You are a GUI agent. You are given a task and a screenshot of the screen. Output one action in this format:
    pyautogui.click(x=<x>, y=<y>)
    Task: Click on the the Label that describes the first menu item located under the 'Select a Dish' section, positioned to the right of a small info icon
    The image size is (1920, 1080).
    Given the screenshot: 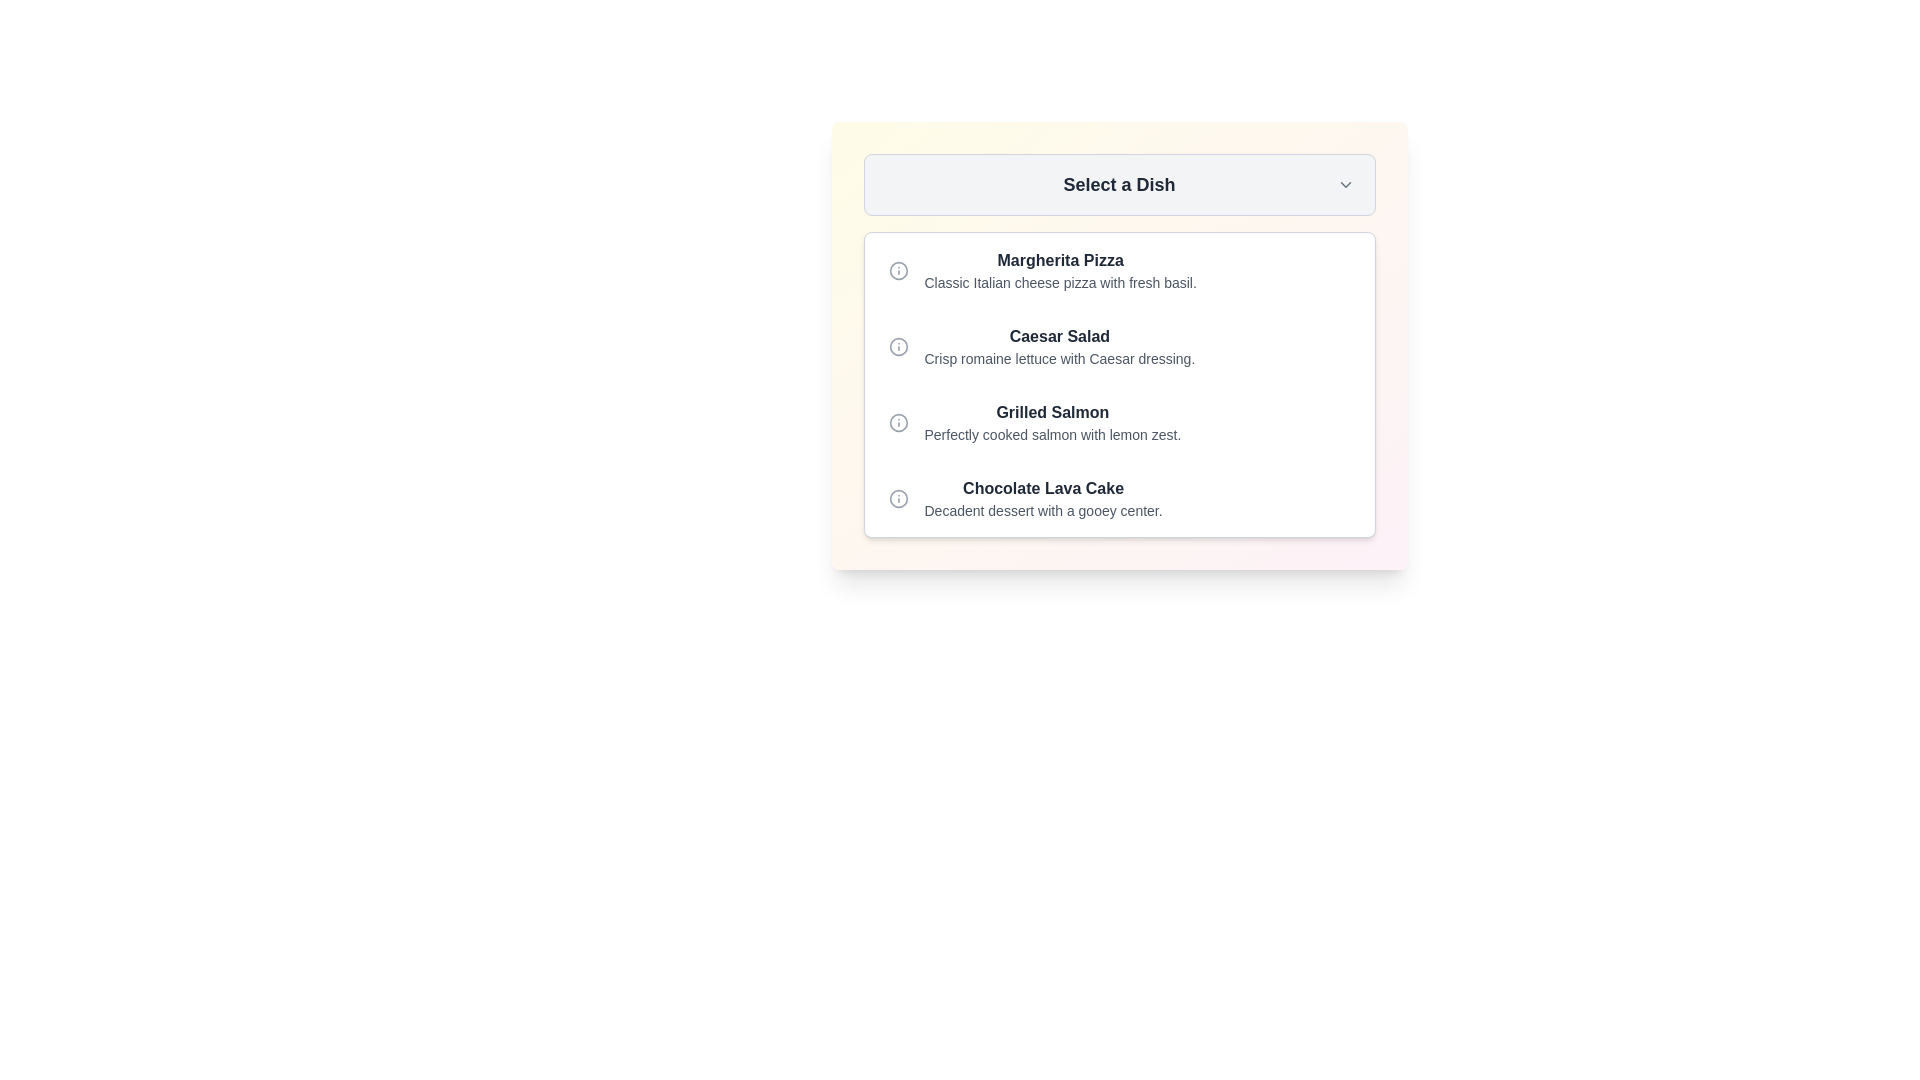 What is the action you would take?
    pyautogui.click(x=1059, y=270)
    